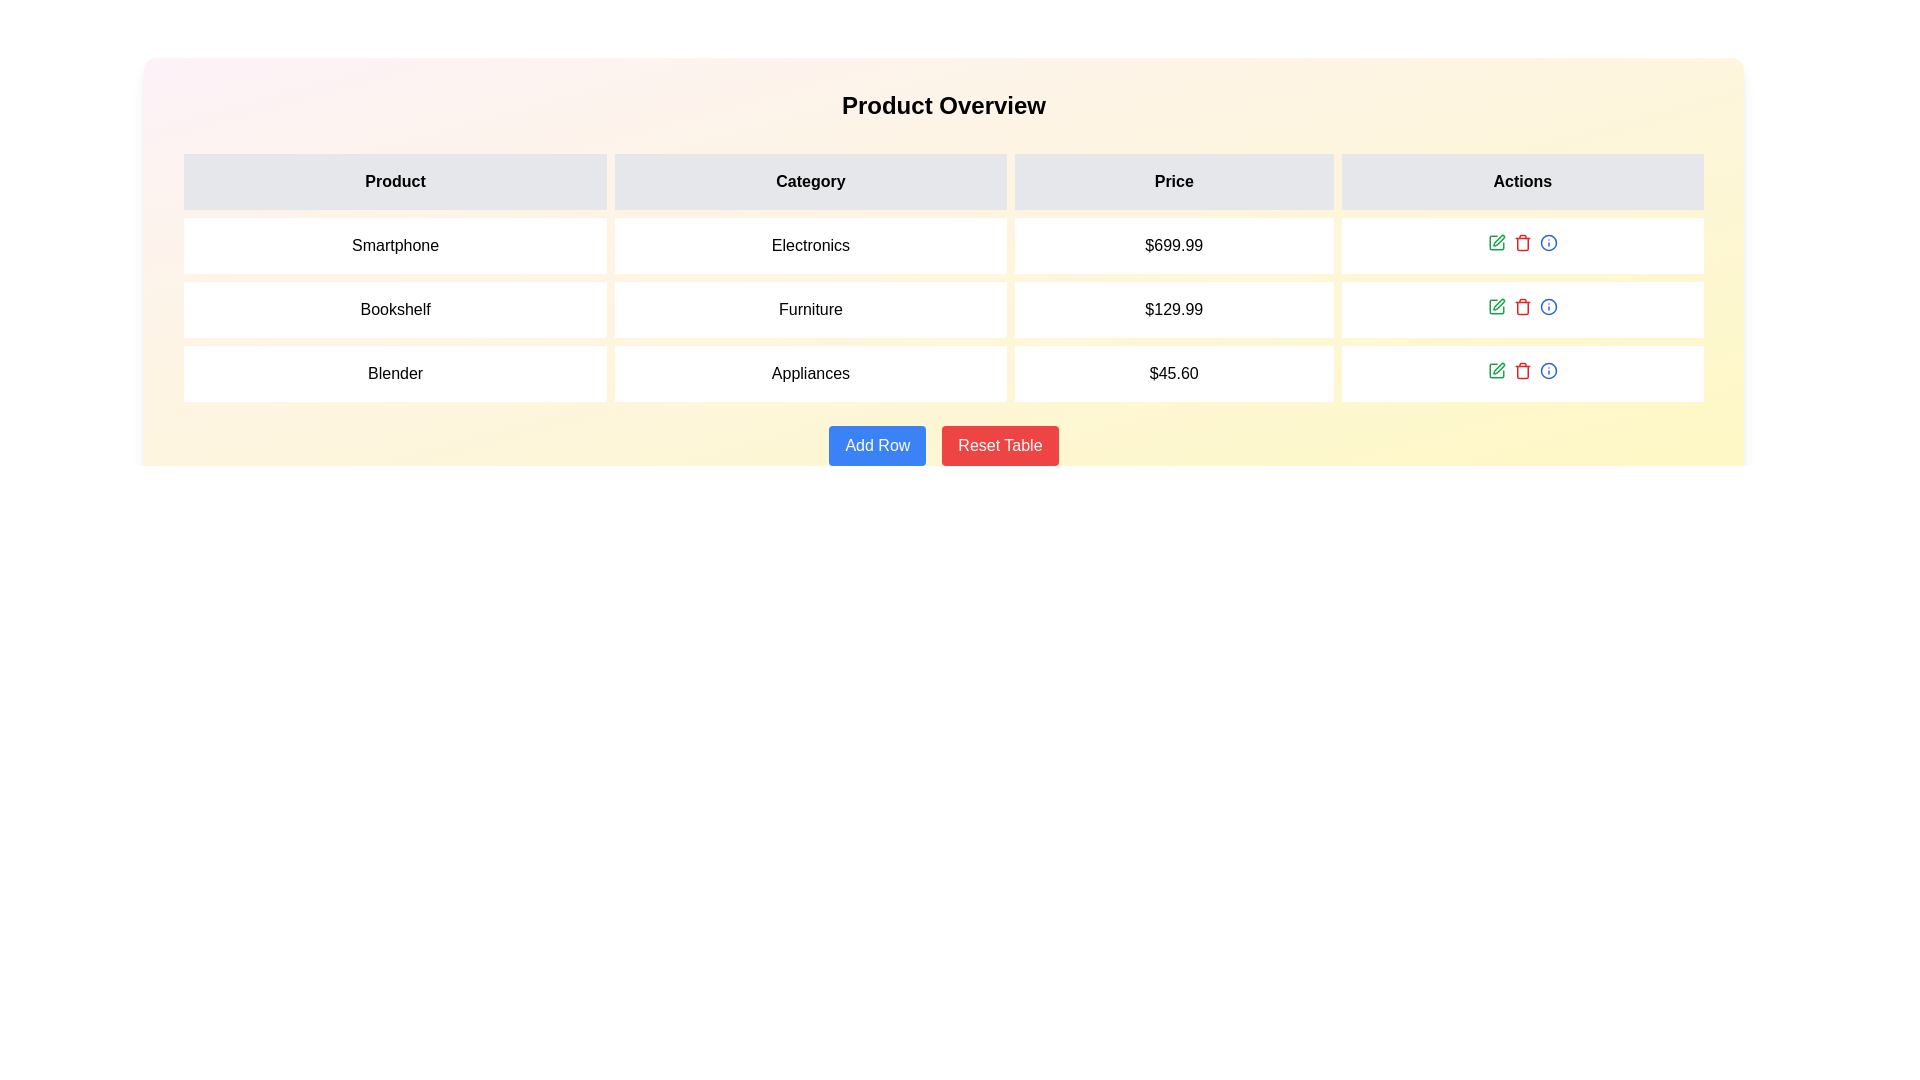  I want to click on the trashcan icon located in the 'Actions' column of the table for the 'Bookshelf' product, so click(1521, 308).